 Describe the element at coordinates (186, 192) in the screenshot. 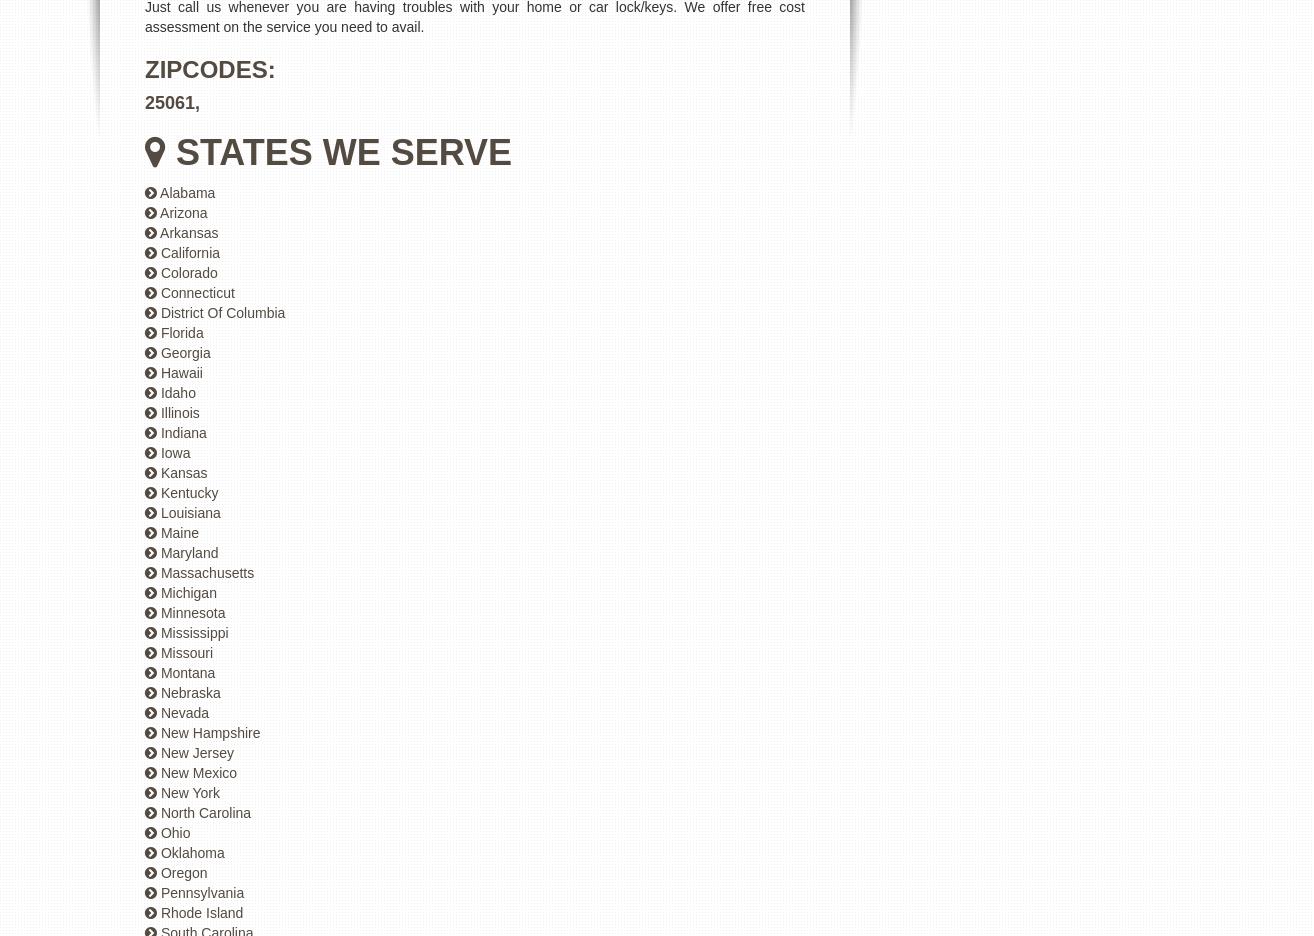

I see `'Alabama'` at that location.